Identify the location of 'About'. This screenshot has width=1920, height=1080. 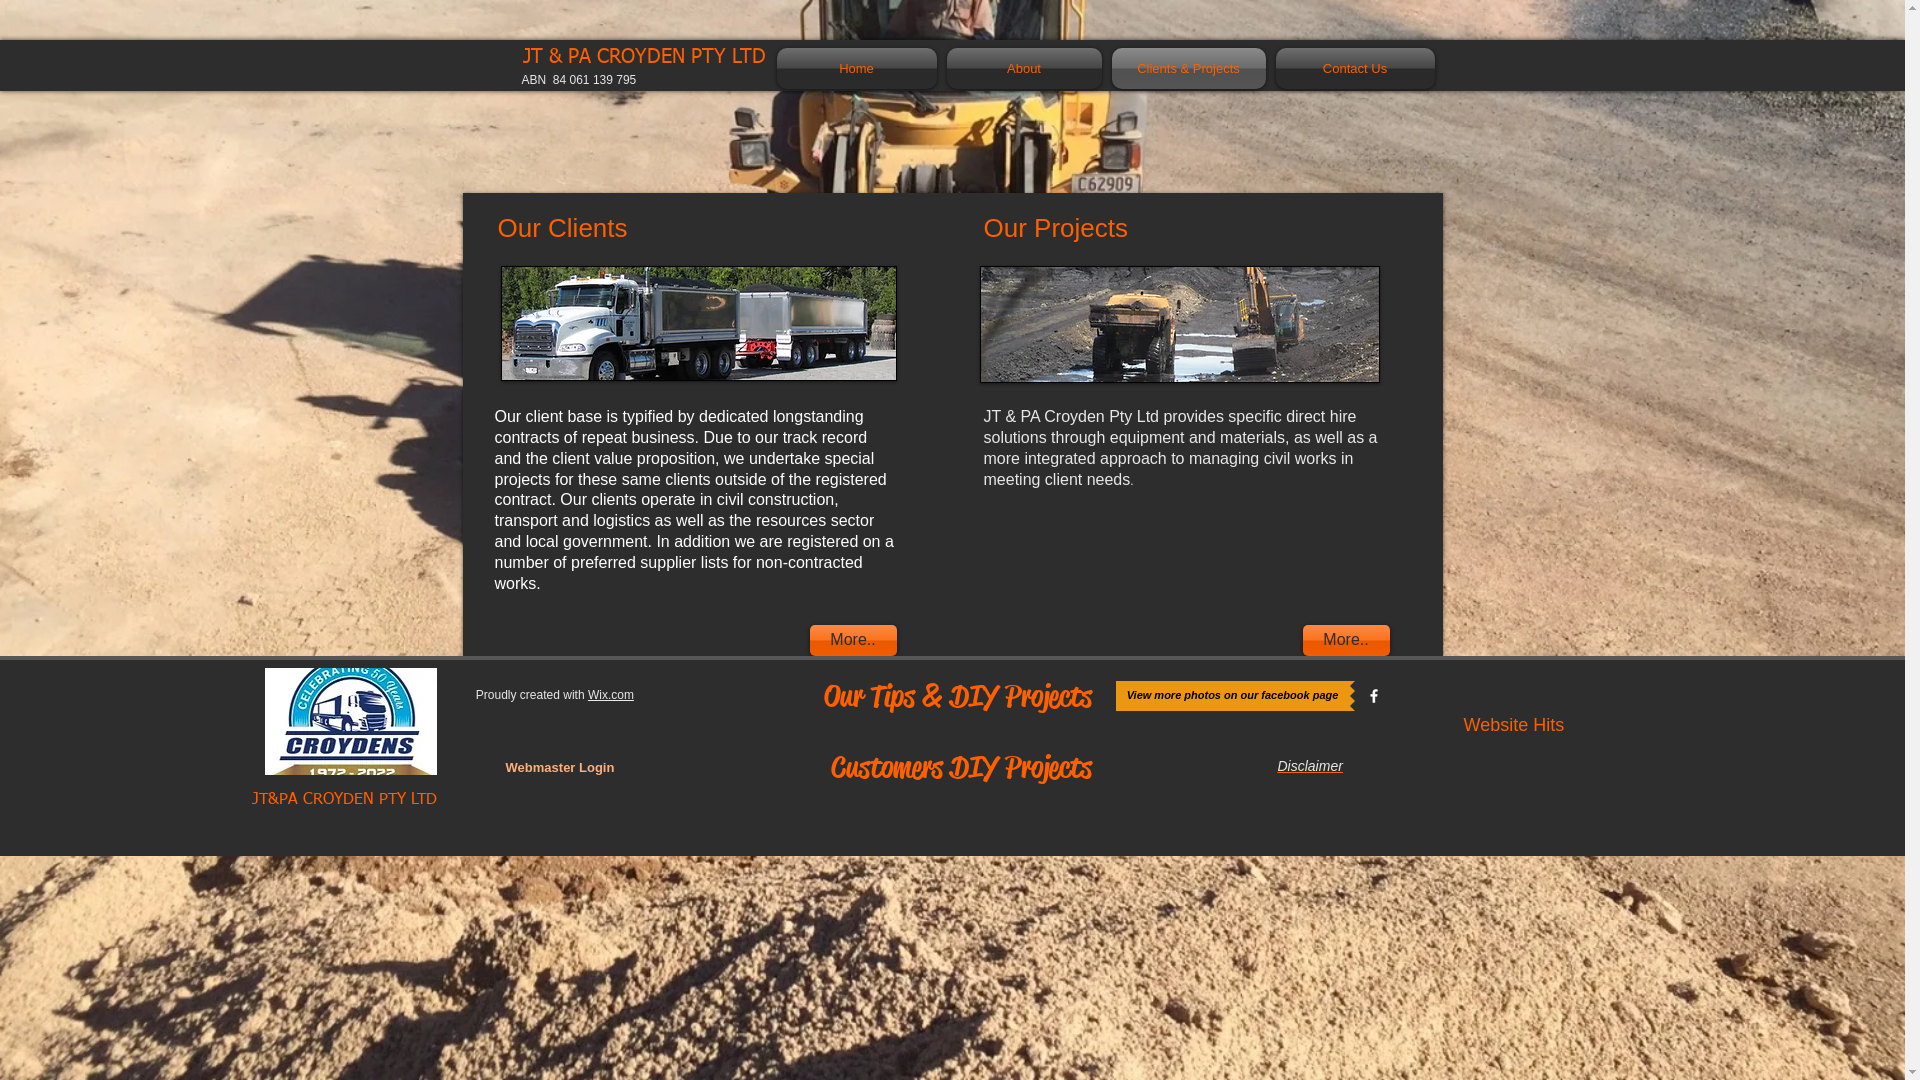
(1024, 67).